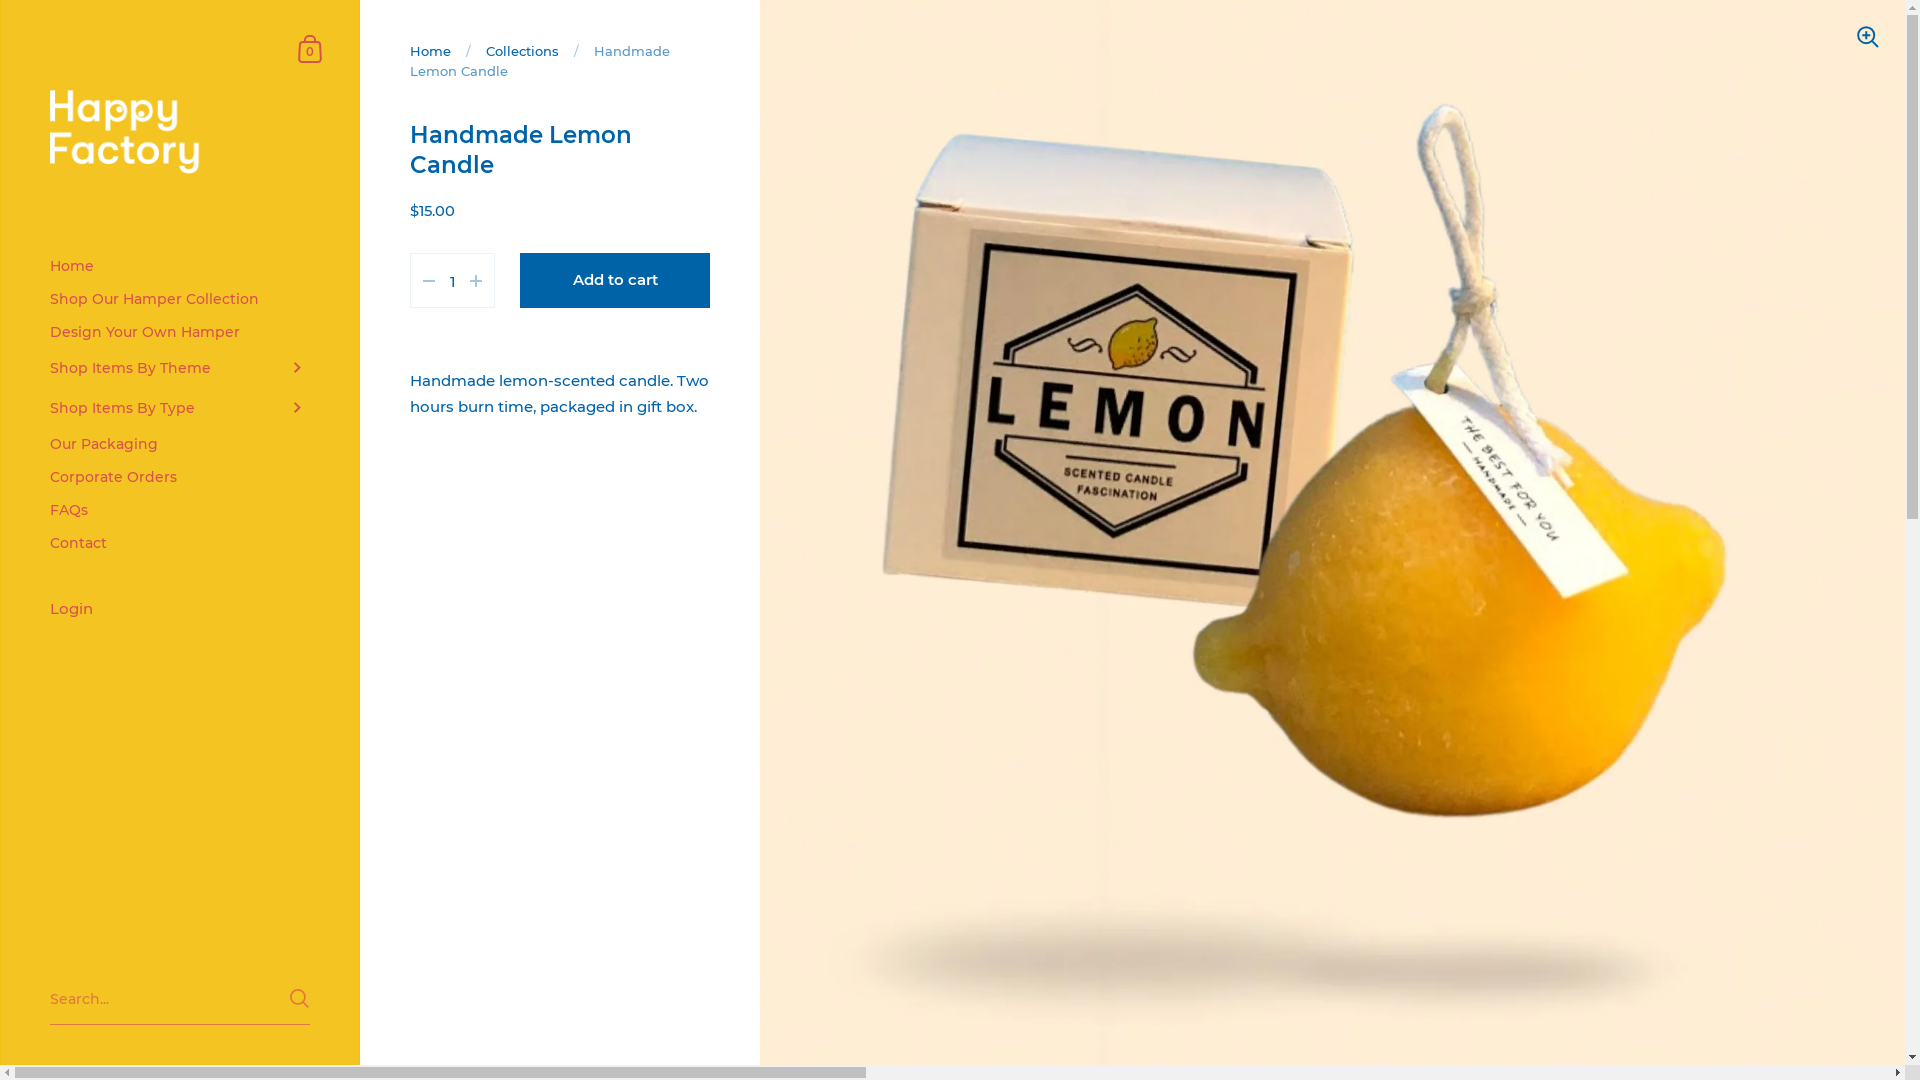 This screenshot has height=1080, width=1920. I want to click on '0', so click(310, 46).